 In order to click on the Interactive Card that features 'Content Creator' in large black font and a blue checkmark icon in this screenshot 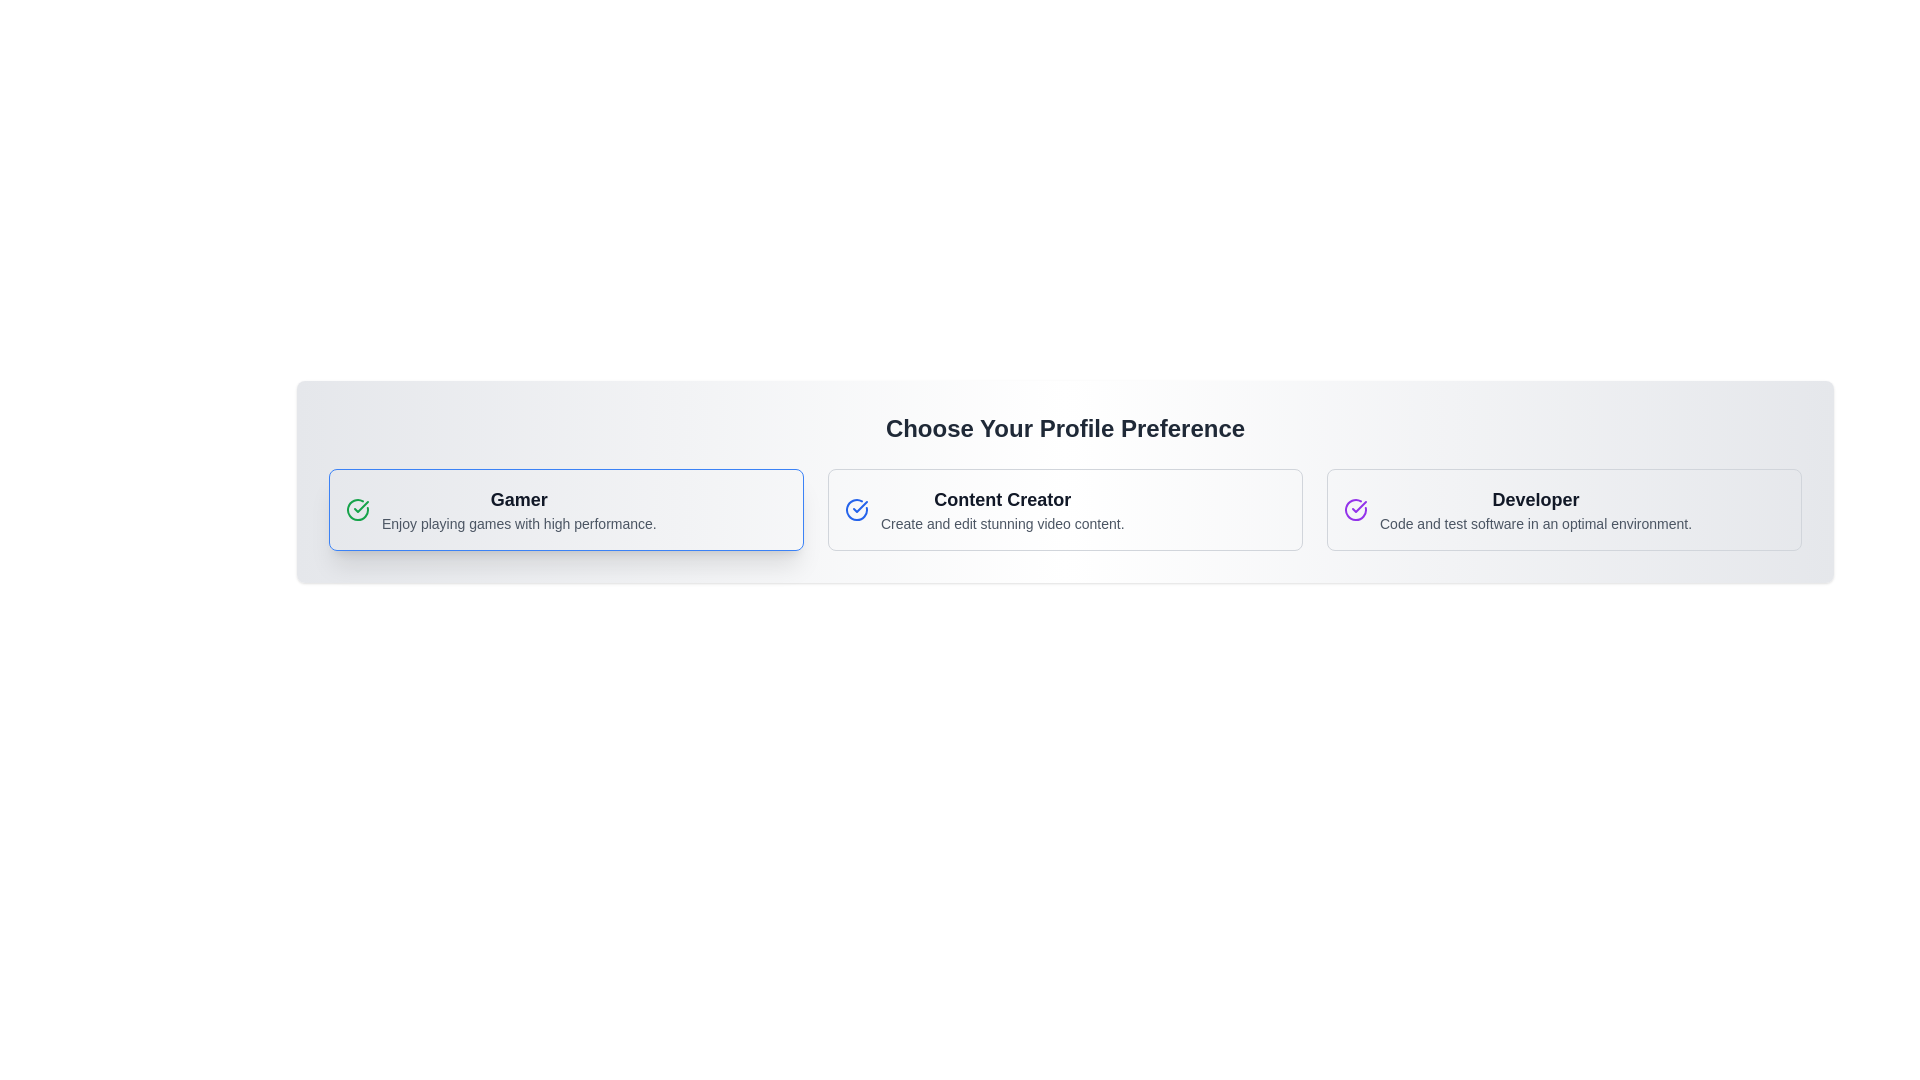, I will do `click(1064, 508)`.